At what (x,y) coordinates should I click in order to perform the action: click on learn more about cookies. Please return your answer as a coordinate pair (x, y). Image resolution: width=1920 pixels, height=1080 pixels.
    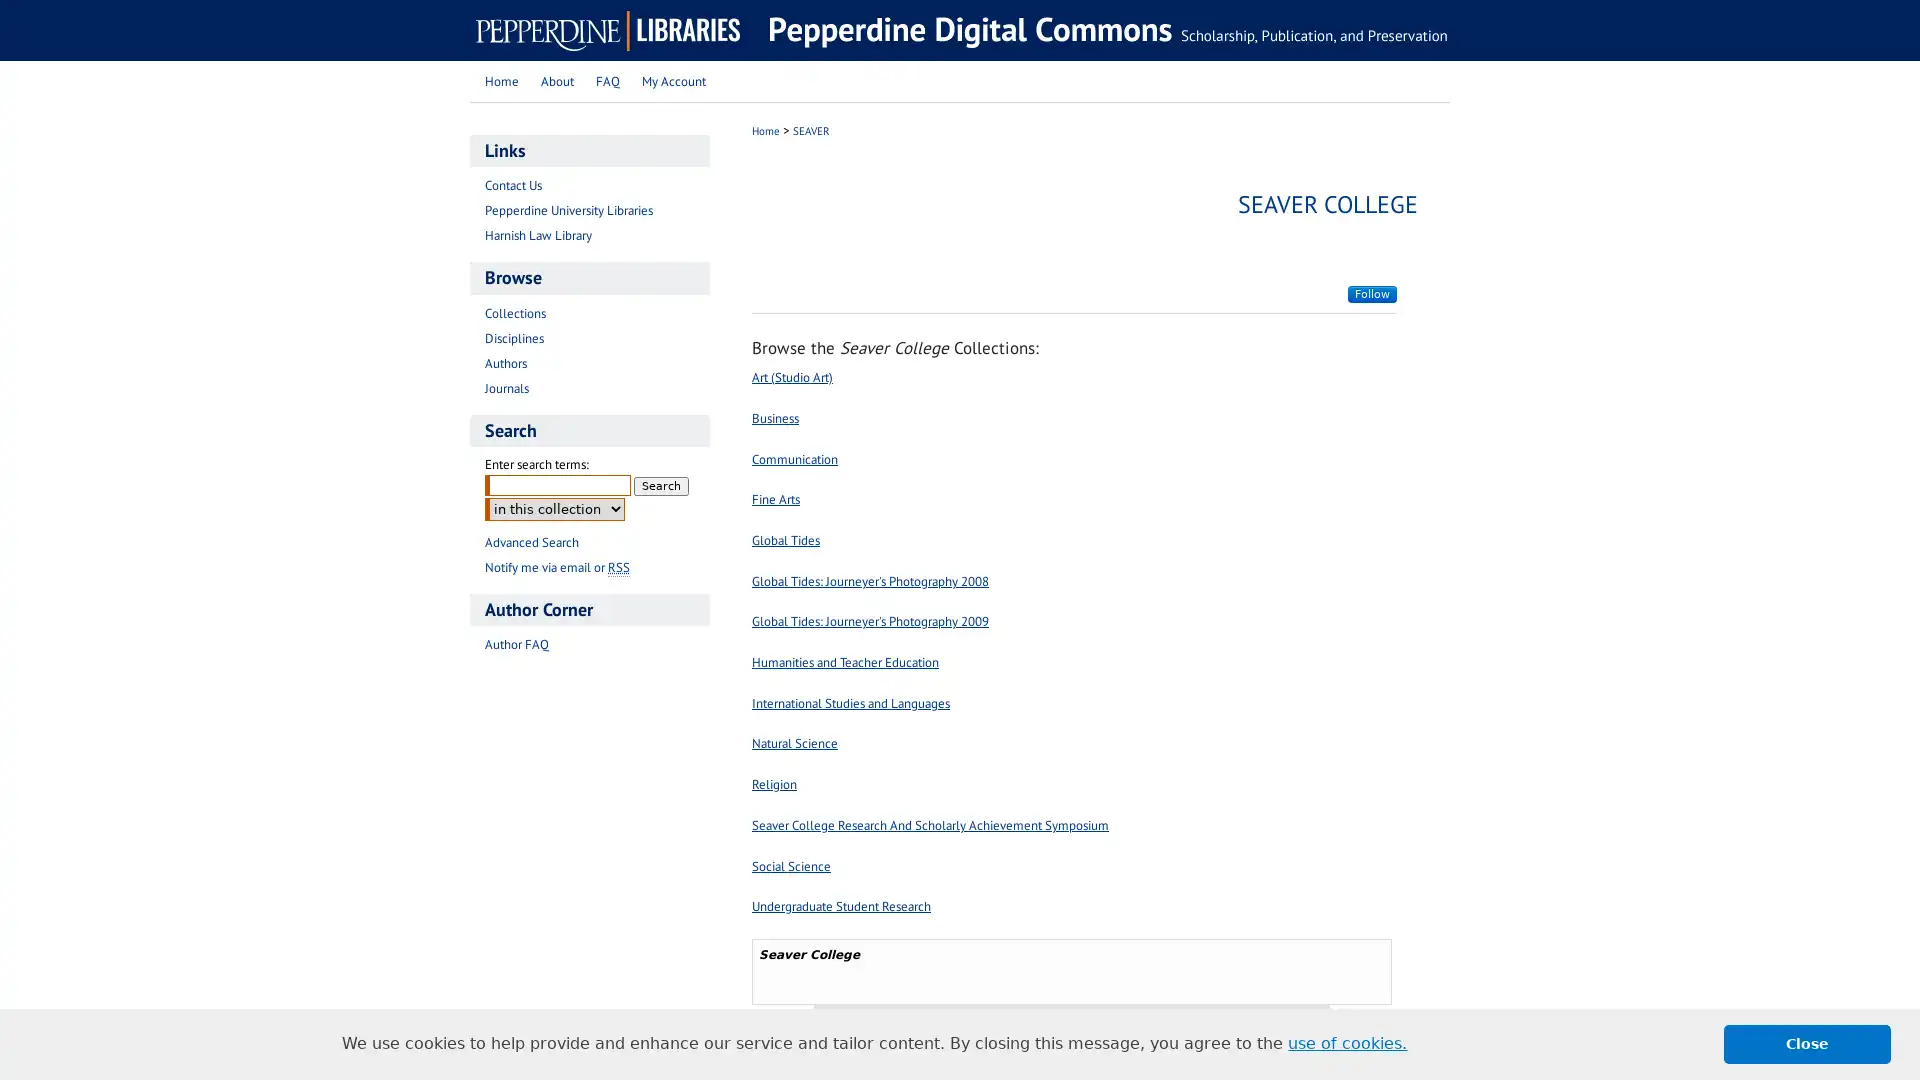
    Looking at the image, I should click on (1347, 1043).